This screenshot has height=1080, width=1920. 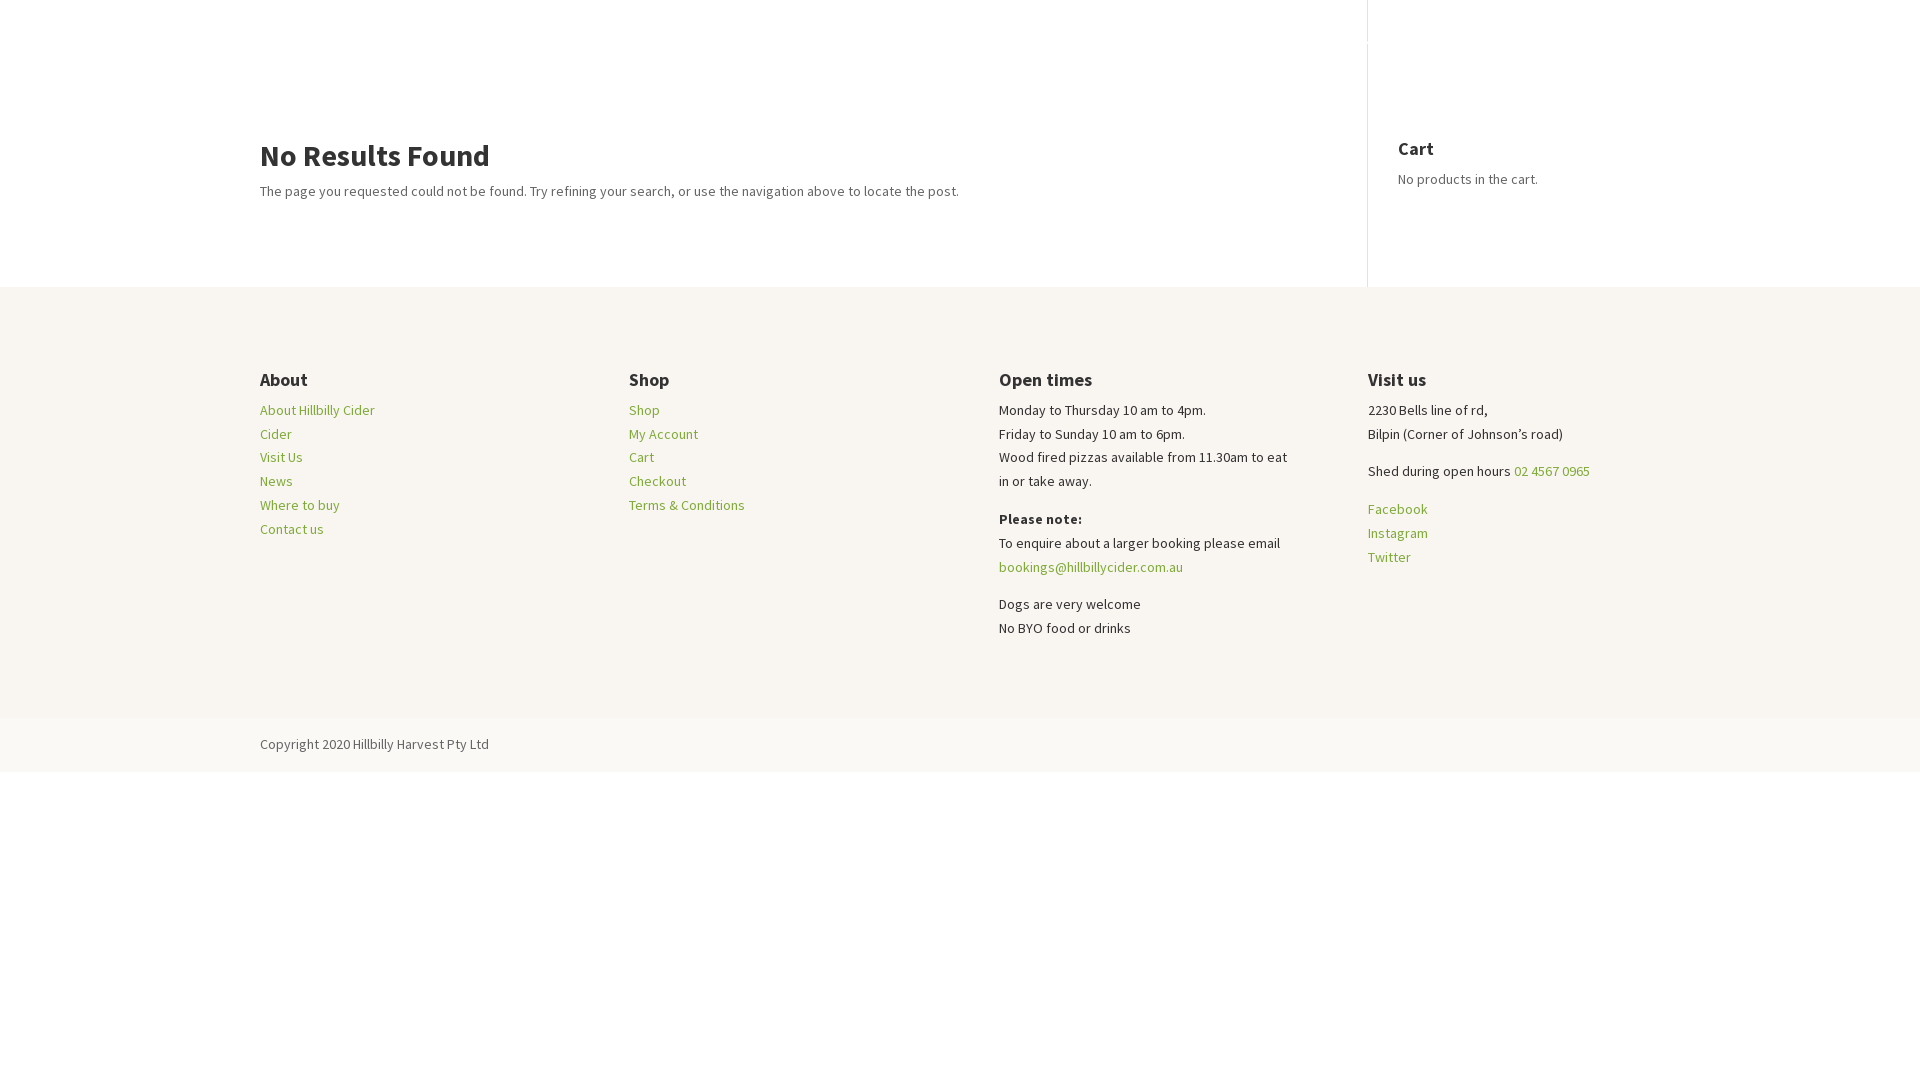 What do you see at coordinates (1557, 56) in the screenshot?
I see `'Where to buy'` at bounding box center [1557, 56].